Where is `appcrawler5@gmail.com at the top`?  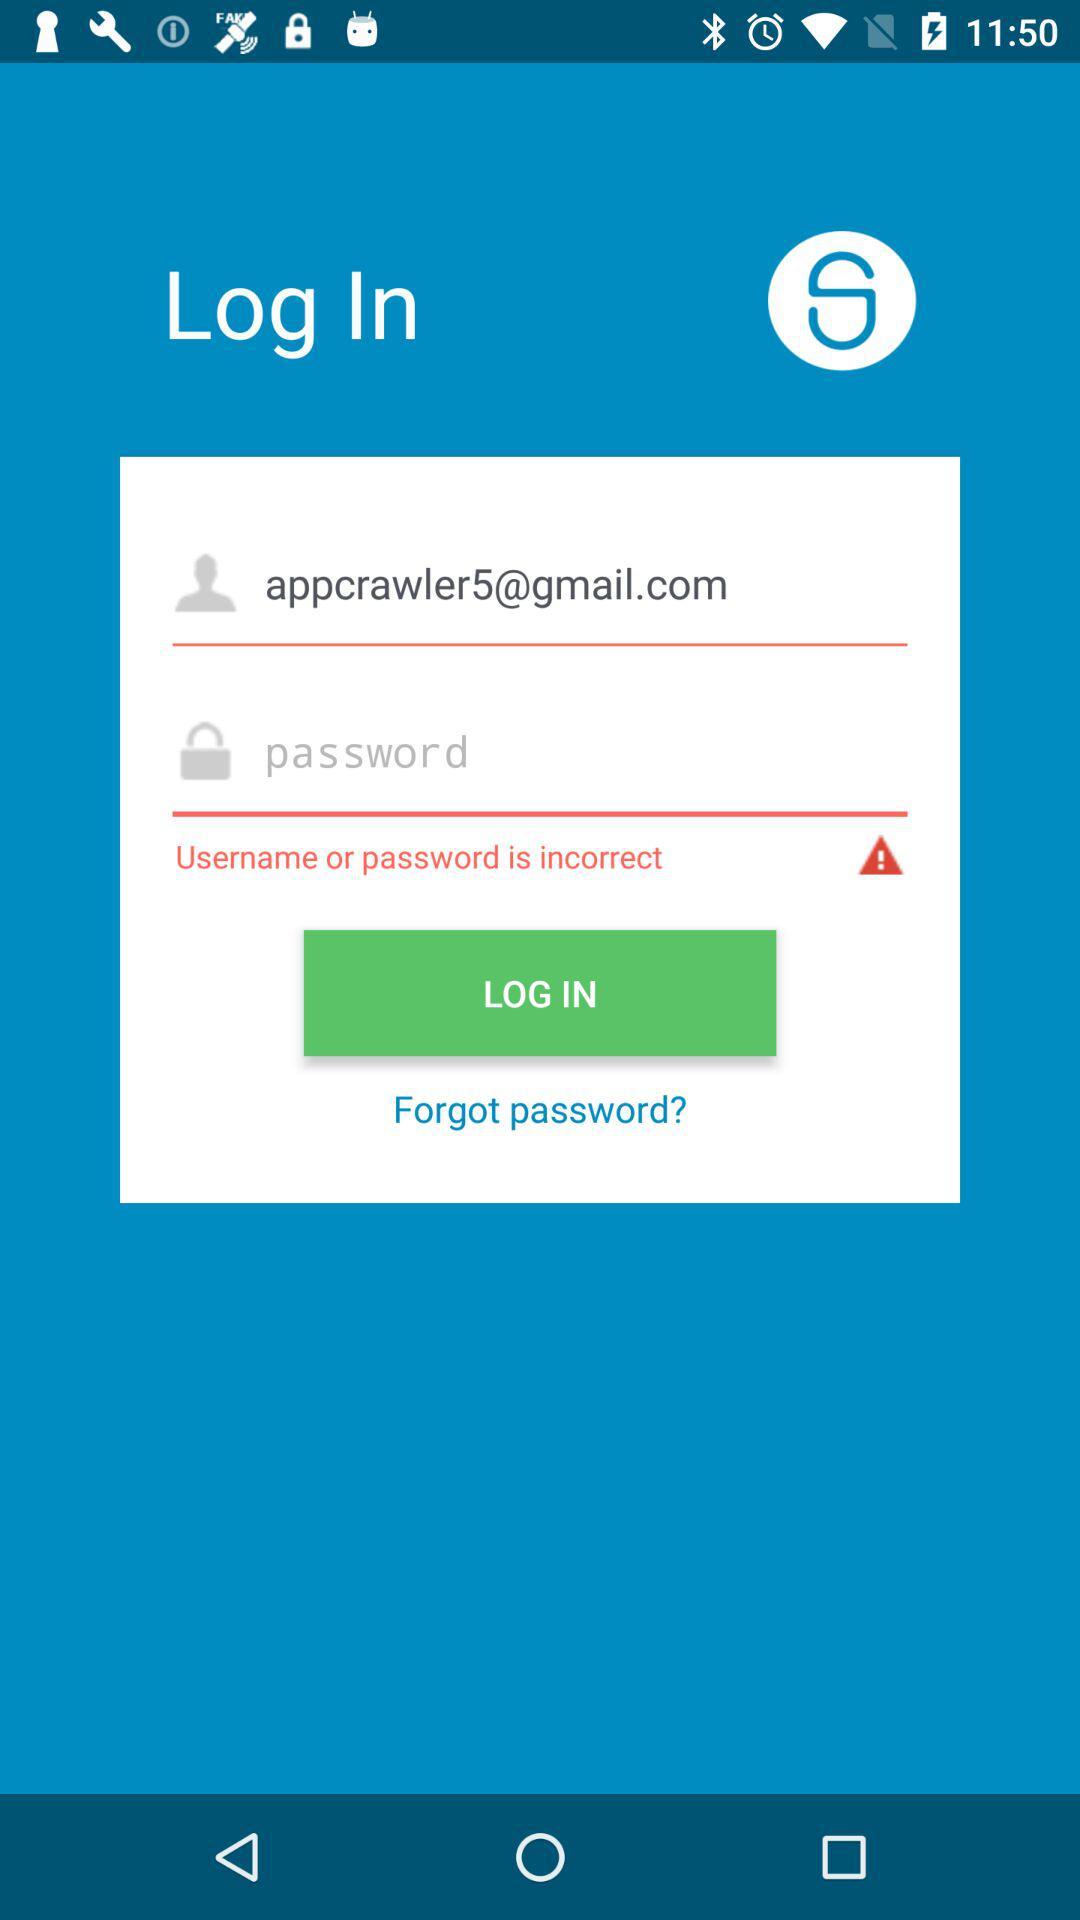 appcrawler5@gmail.com at the top is located at coordinates (540, 581).